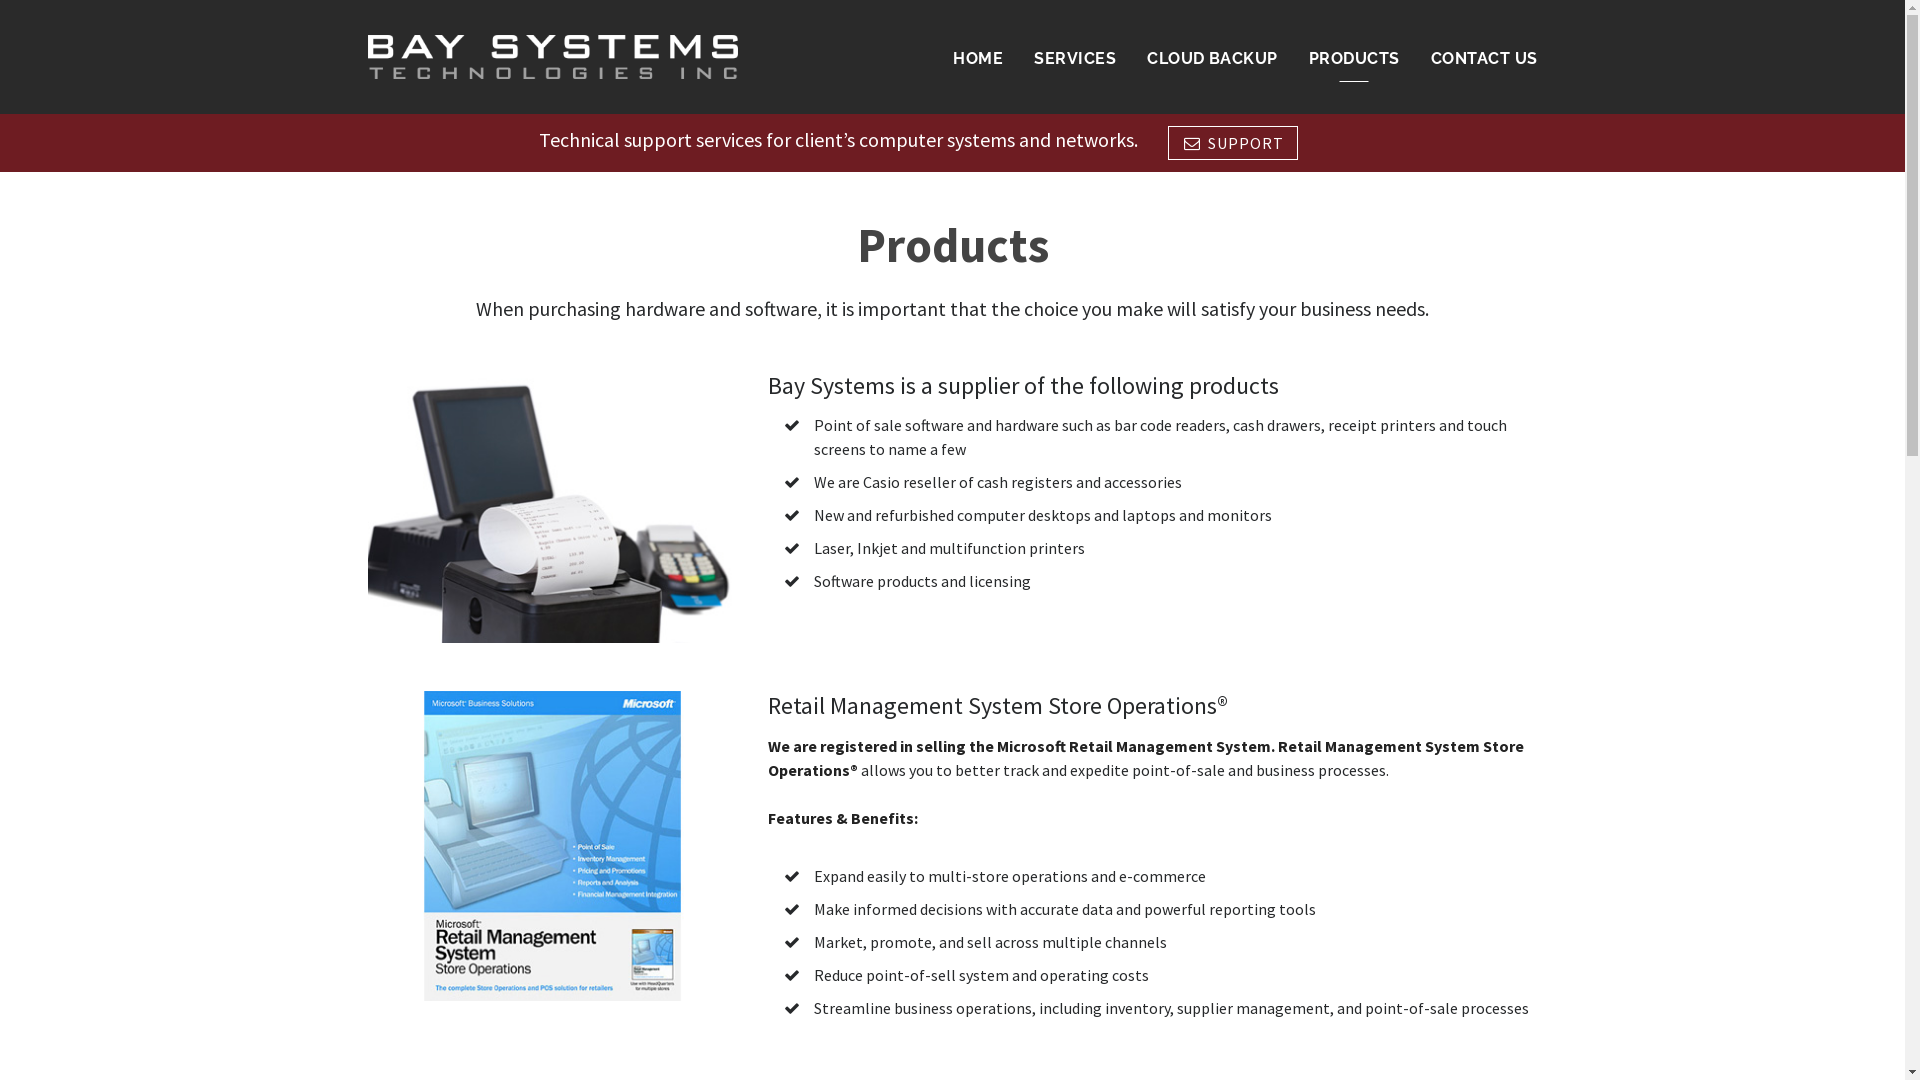 The height and width of the screenshot is (1080, 1920). What do you see at coordinates (978, 57) in the screenshot?
I see `'HOME'` at bounding box center [978, 57].